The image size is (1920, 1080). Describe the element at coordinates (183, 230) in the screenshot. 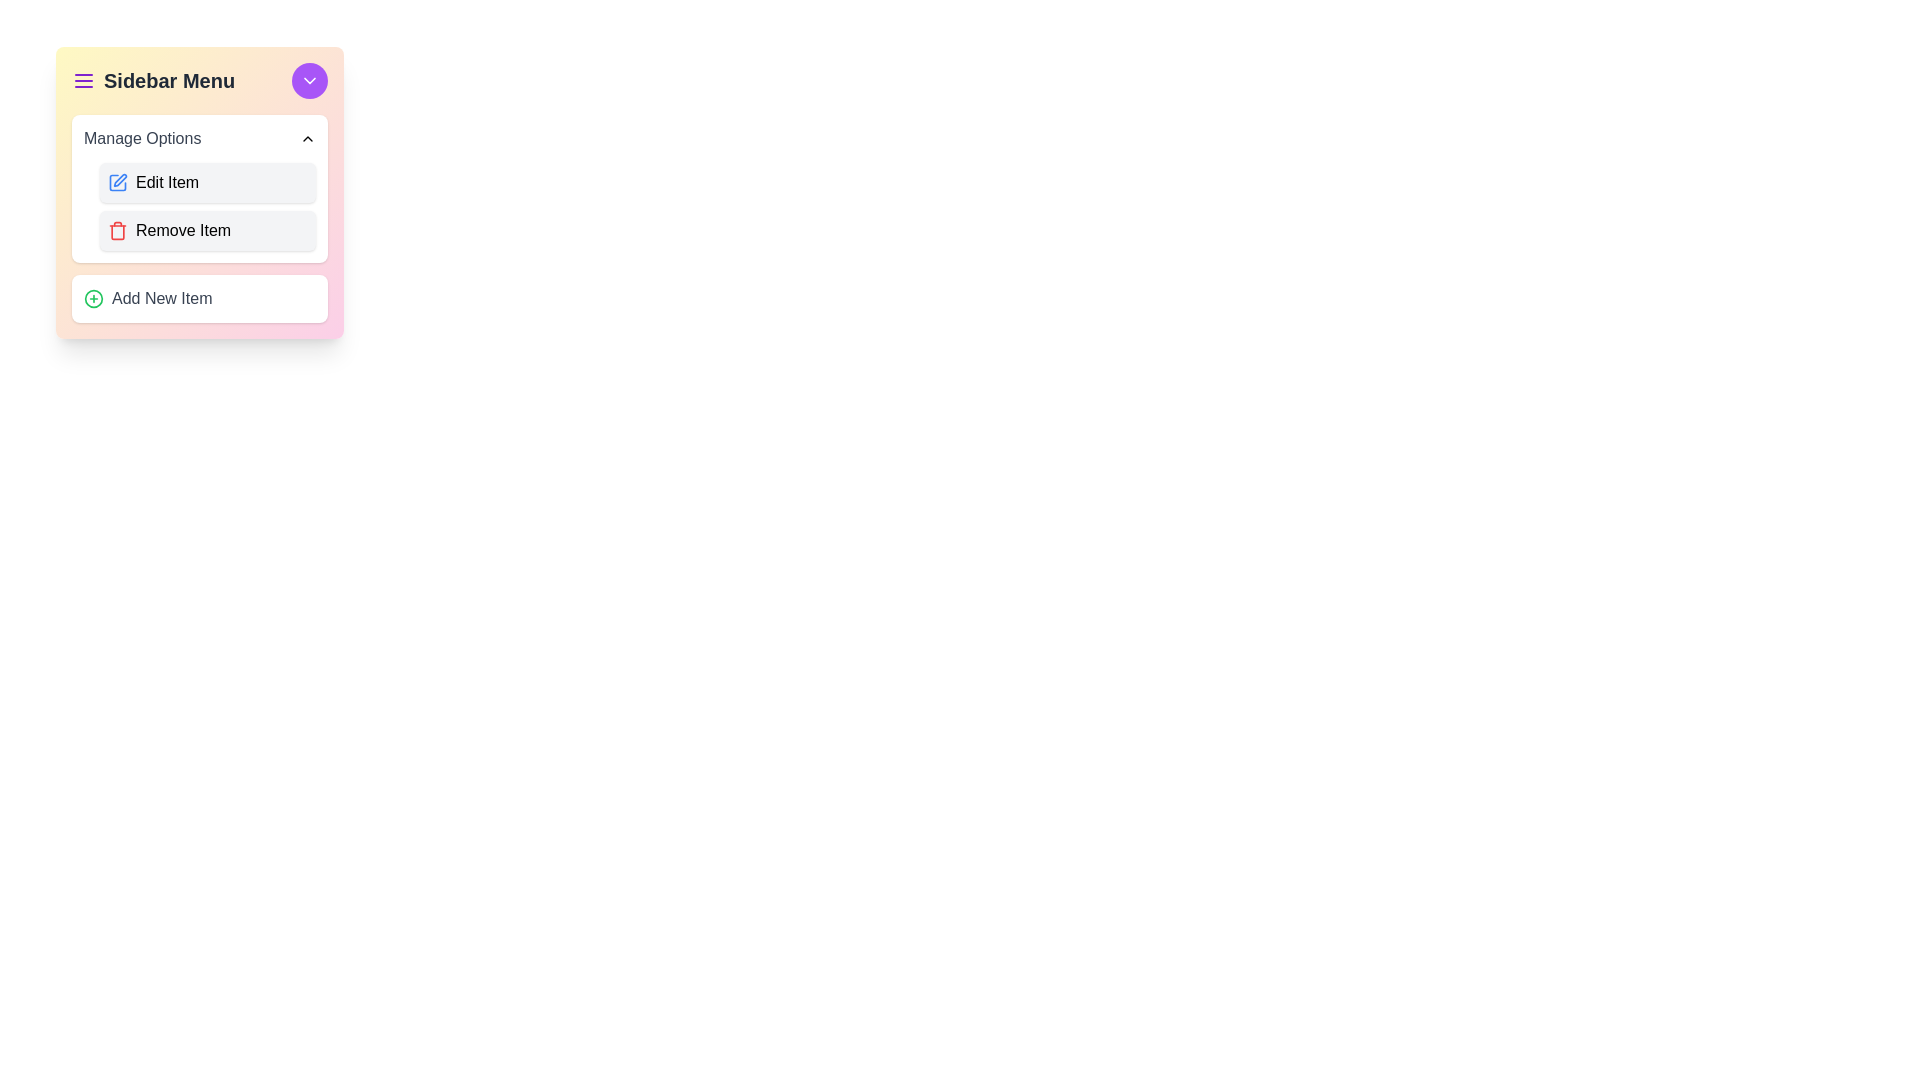

I see `the 'Remove Item' text label in the menu under 'Manage Options'` at that location.